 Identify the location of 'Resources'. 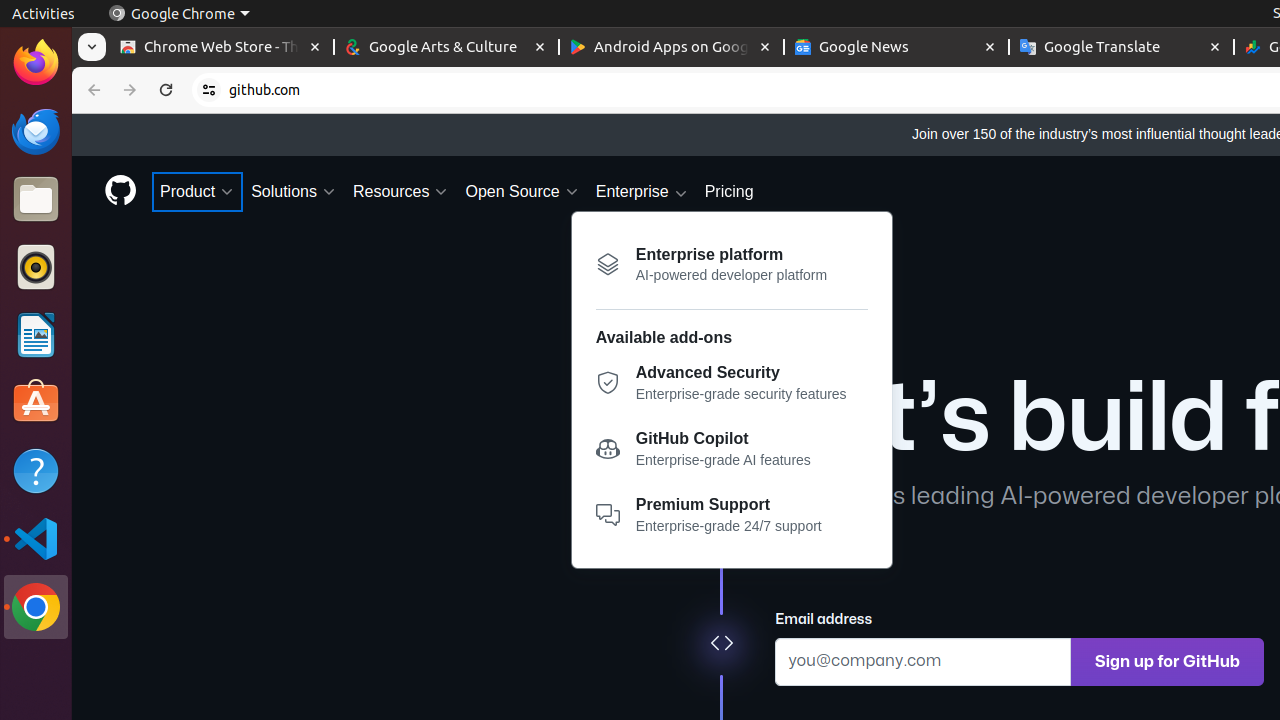
(400, 191).